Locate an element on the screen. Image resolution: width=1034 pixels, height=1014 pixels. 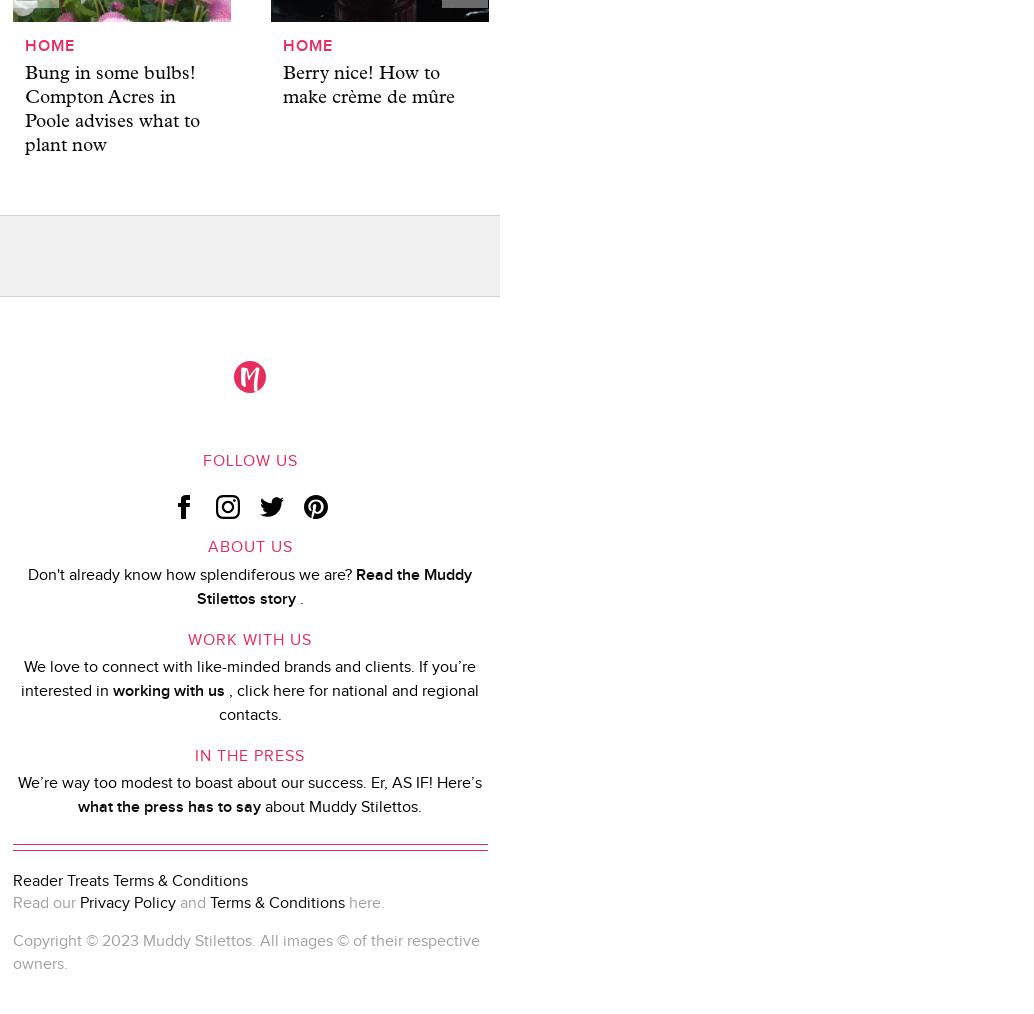
'Don't already know how splendiferous we are?' is located at coordinates (190, 573).